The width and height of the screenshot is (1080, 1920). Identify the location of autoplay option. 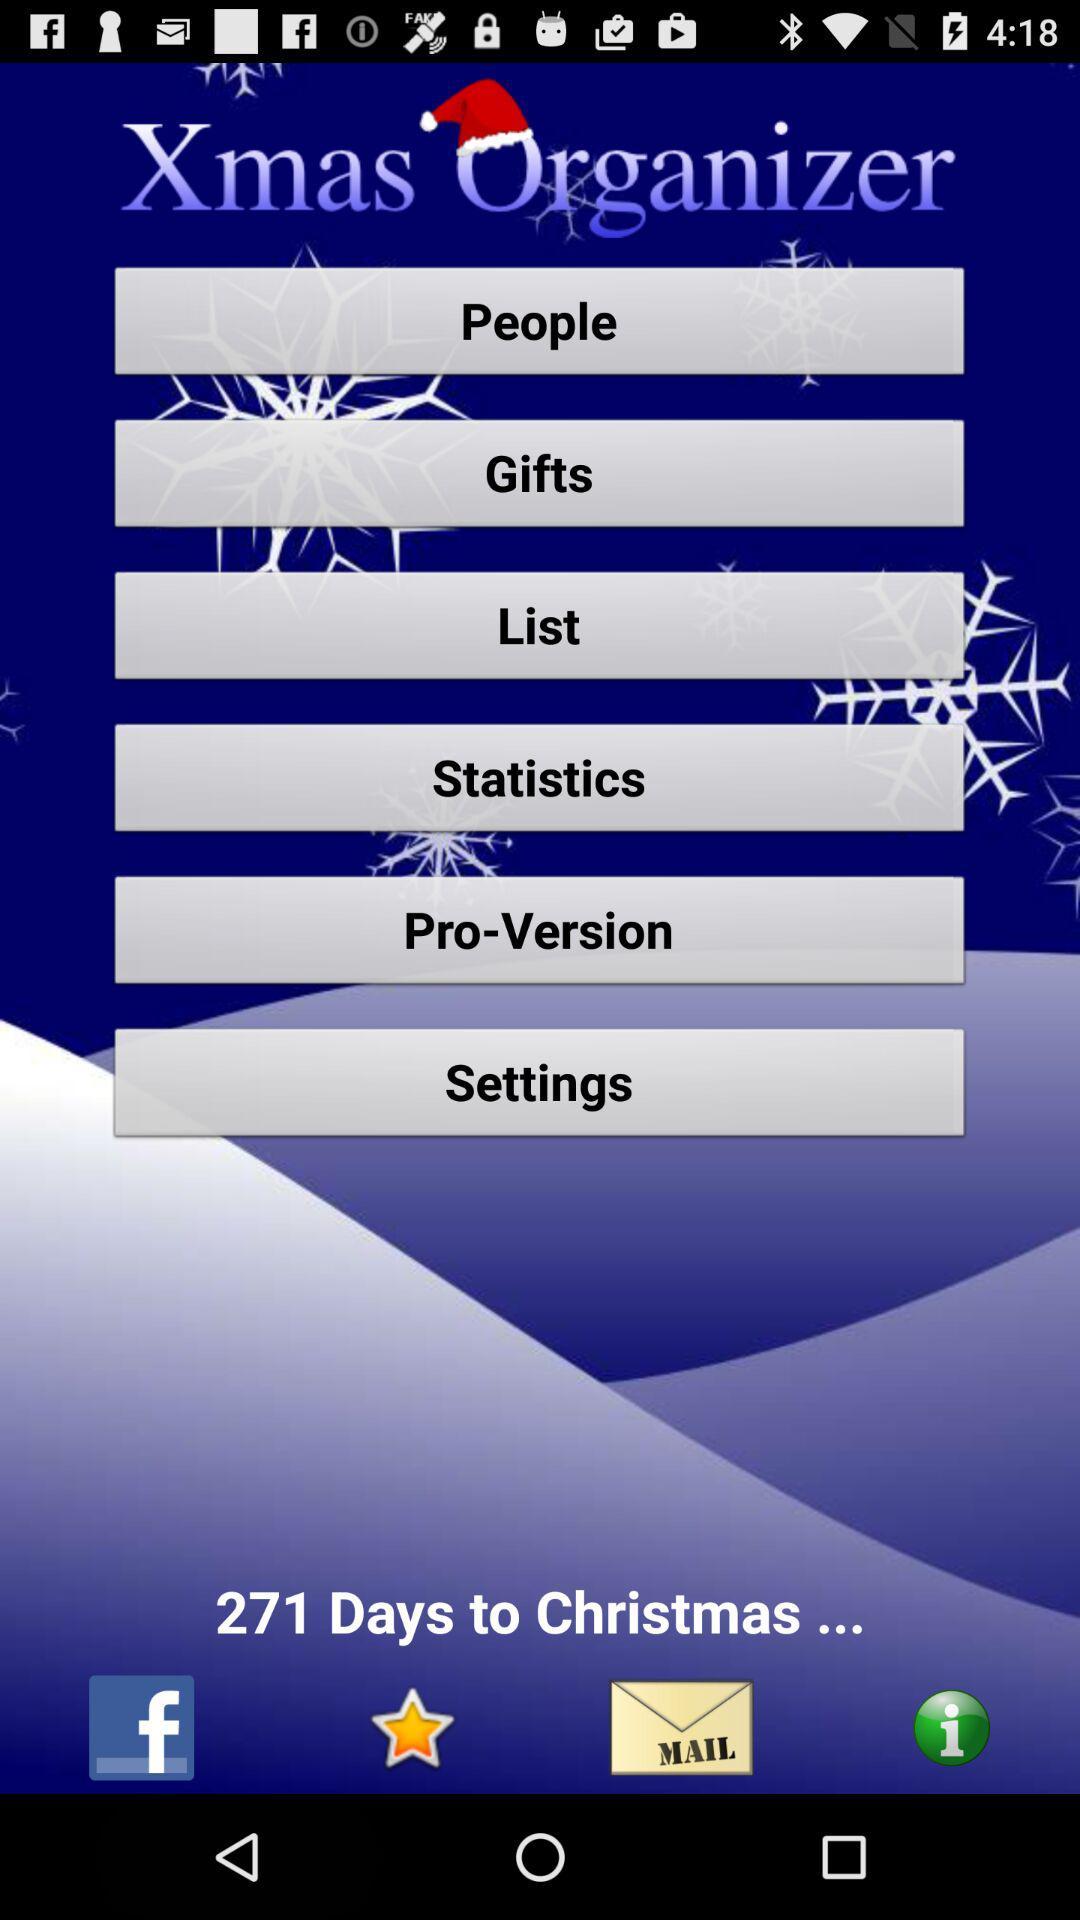
(950, 1727).